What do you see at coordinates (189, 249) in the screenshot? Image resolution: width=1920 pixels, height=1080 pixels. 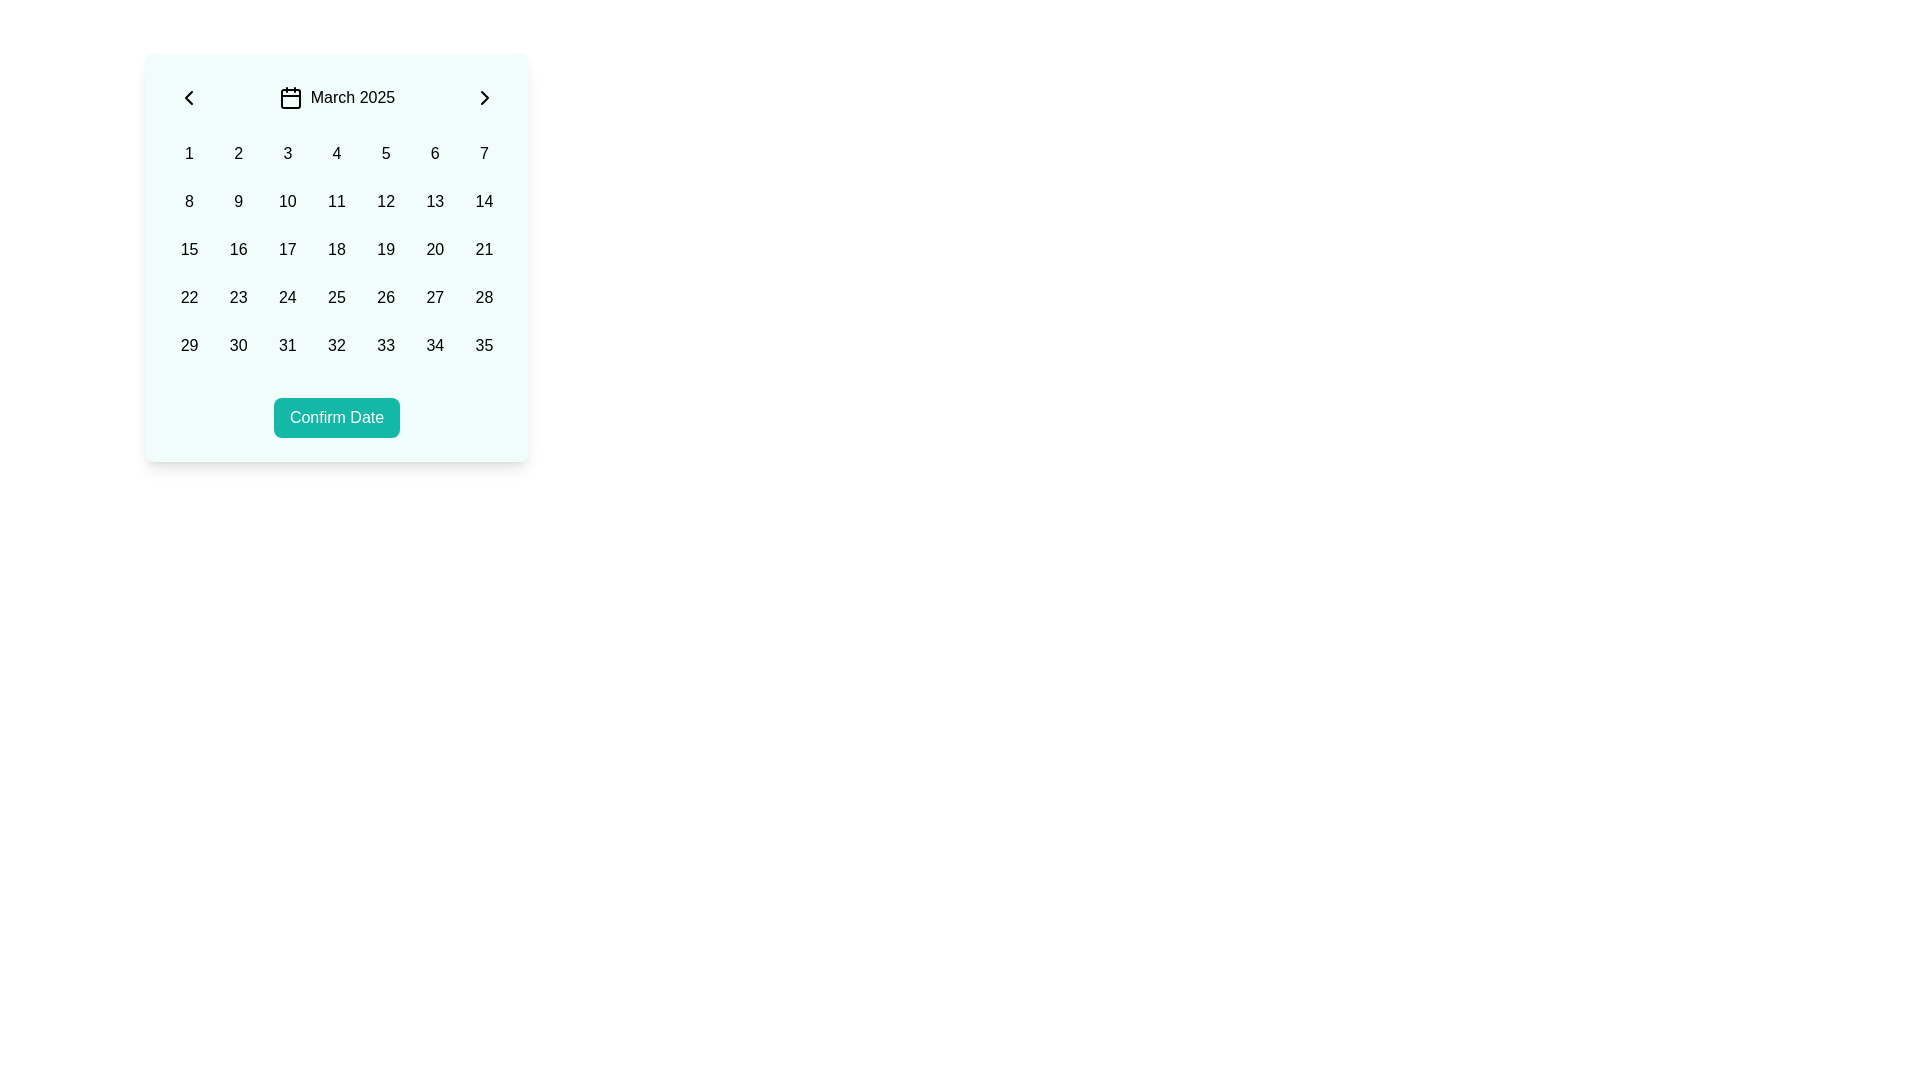 I see `the date button labeled '15' in the calendar interface` at bounding box center [189, 249].